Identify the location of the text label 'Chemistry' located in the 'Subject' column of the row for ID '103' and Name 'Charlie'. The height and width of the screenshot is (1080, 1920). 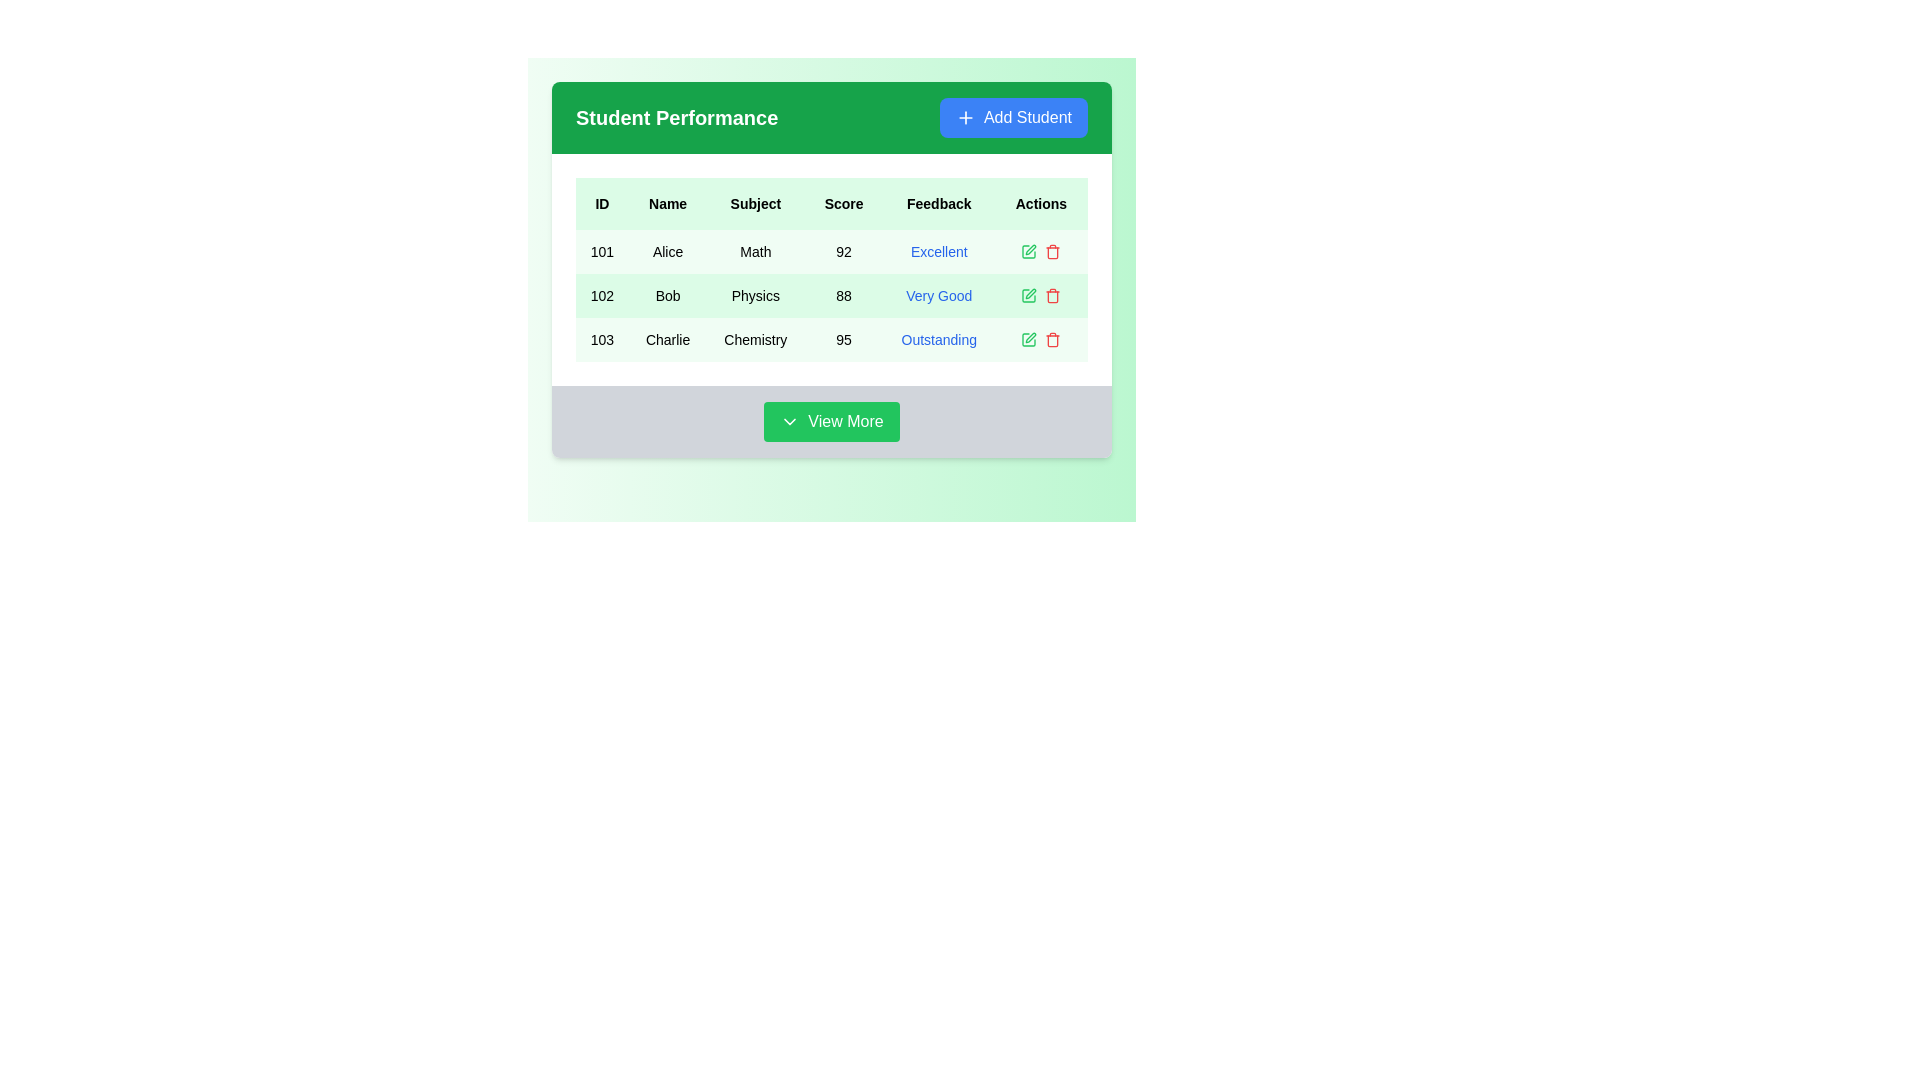
(754, 338).